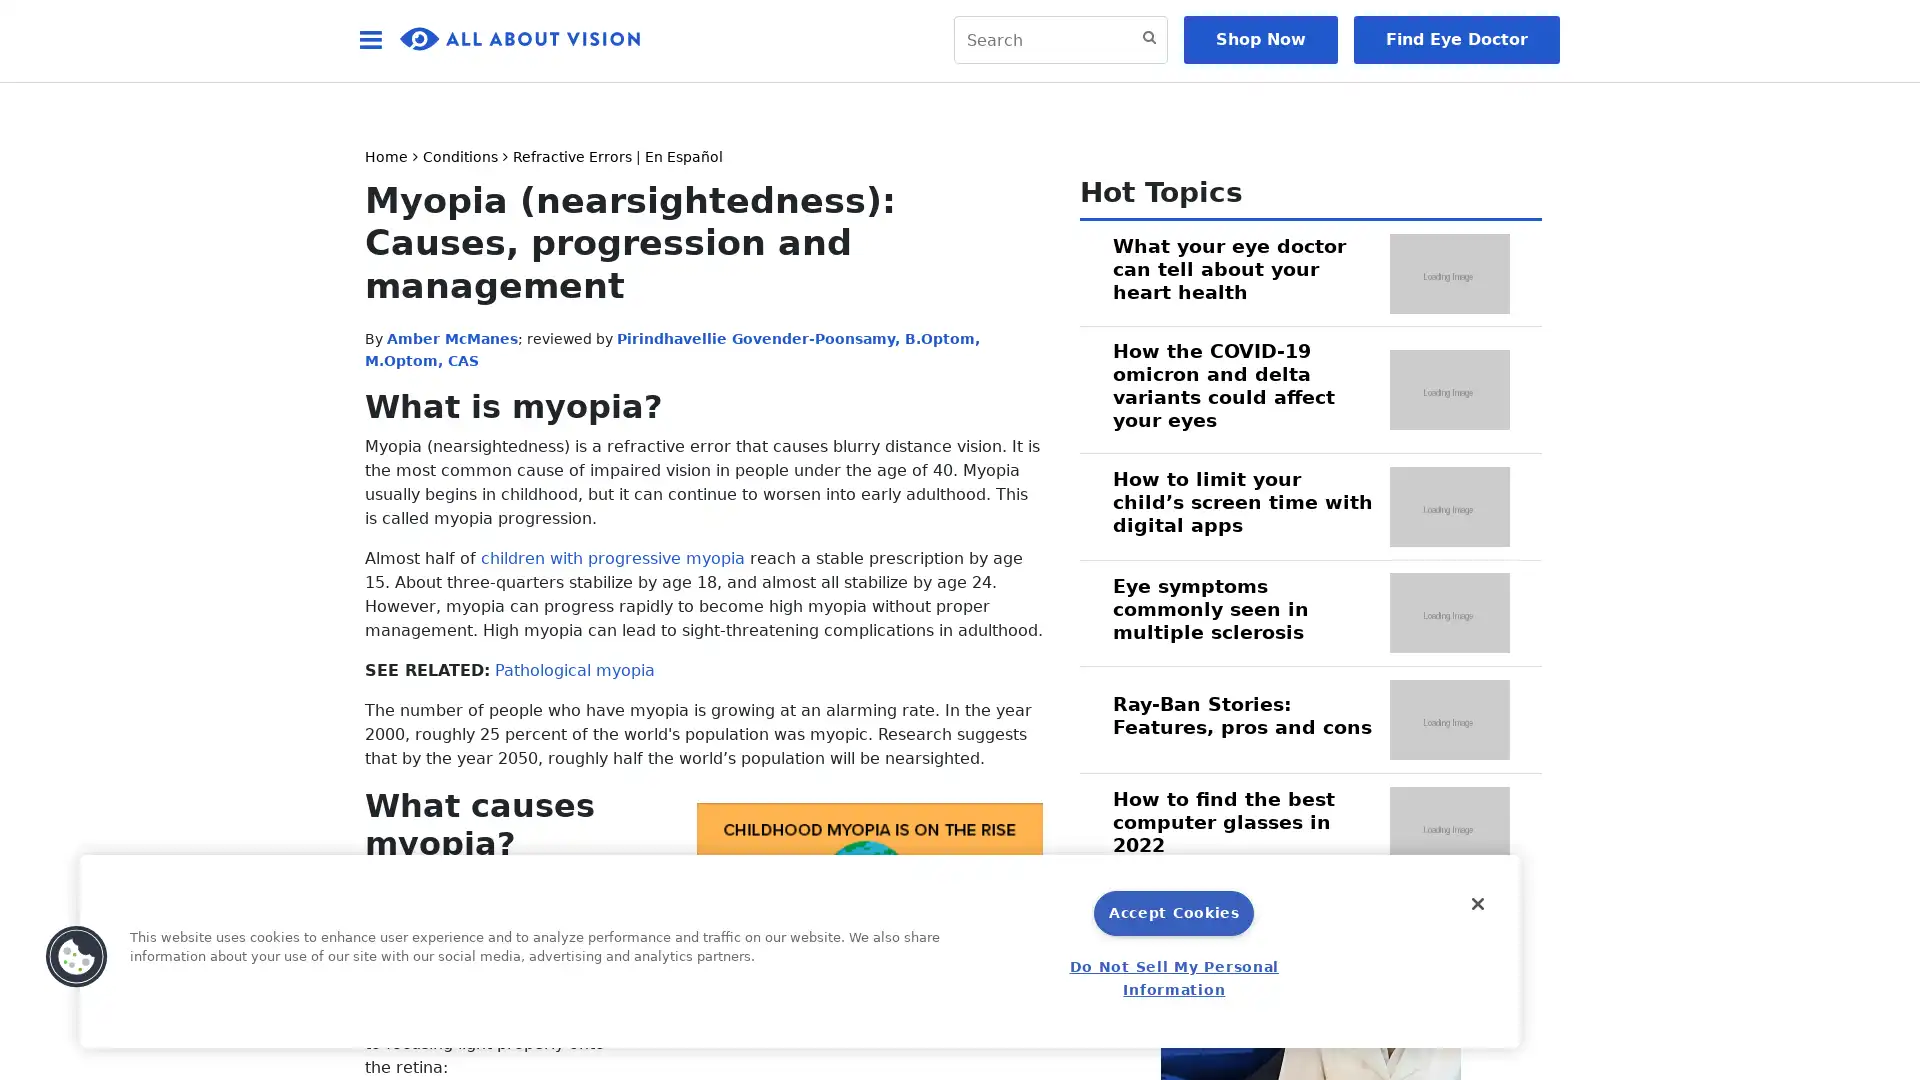 The image size is (1920, 1080). What do you see at coordinates (1237, 1030) in the screenshot?
I see `Book Now!` at bounding box center [1237, 1030].